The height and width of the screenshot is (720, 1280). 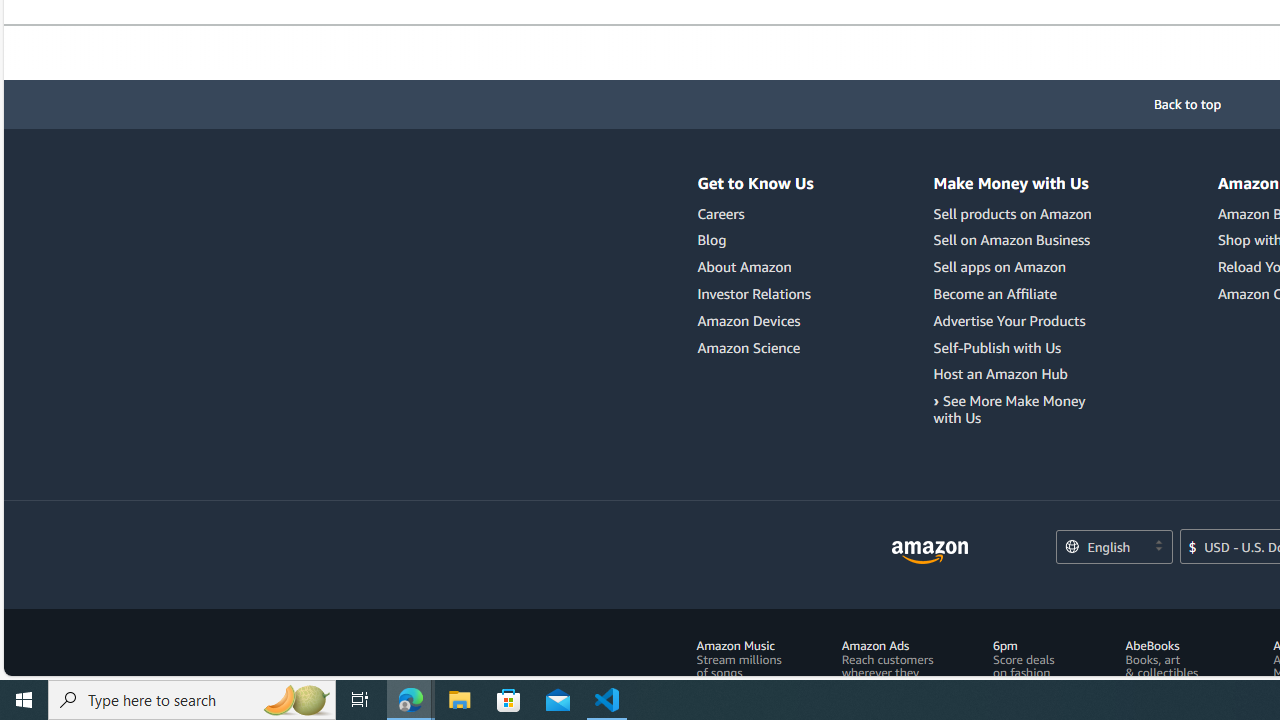 I want to click on 'Choose a language for shopping.', so click(x=1112, y=547).